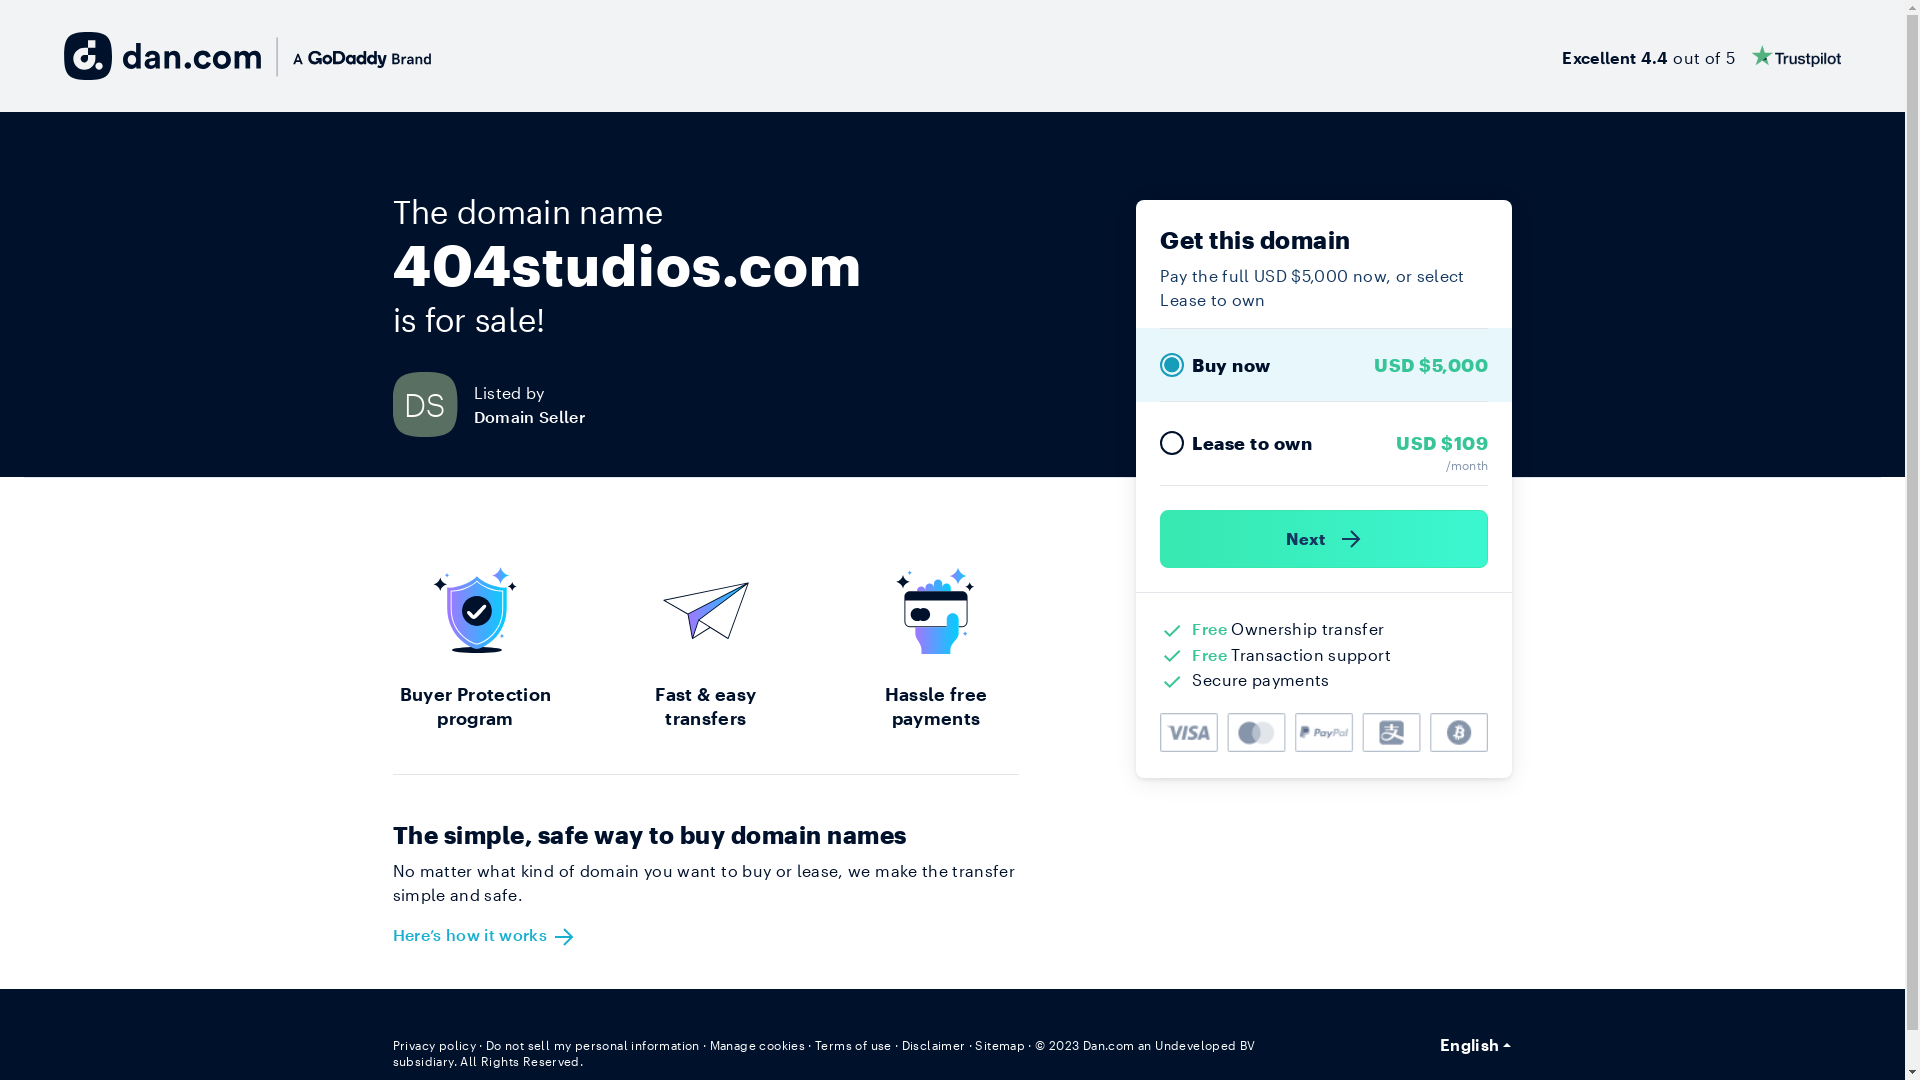 Image resolution: width=1920 pixels, height=1080 pixels. Describe the element at coordinates (853, 1044) in the screenshot. I see `'Terms of use'` at that location.